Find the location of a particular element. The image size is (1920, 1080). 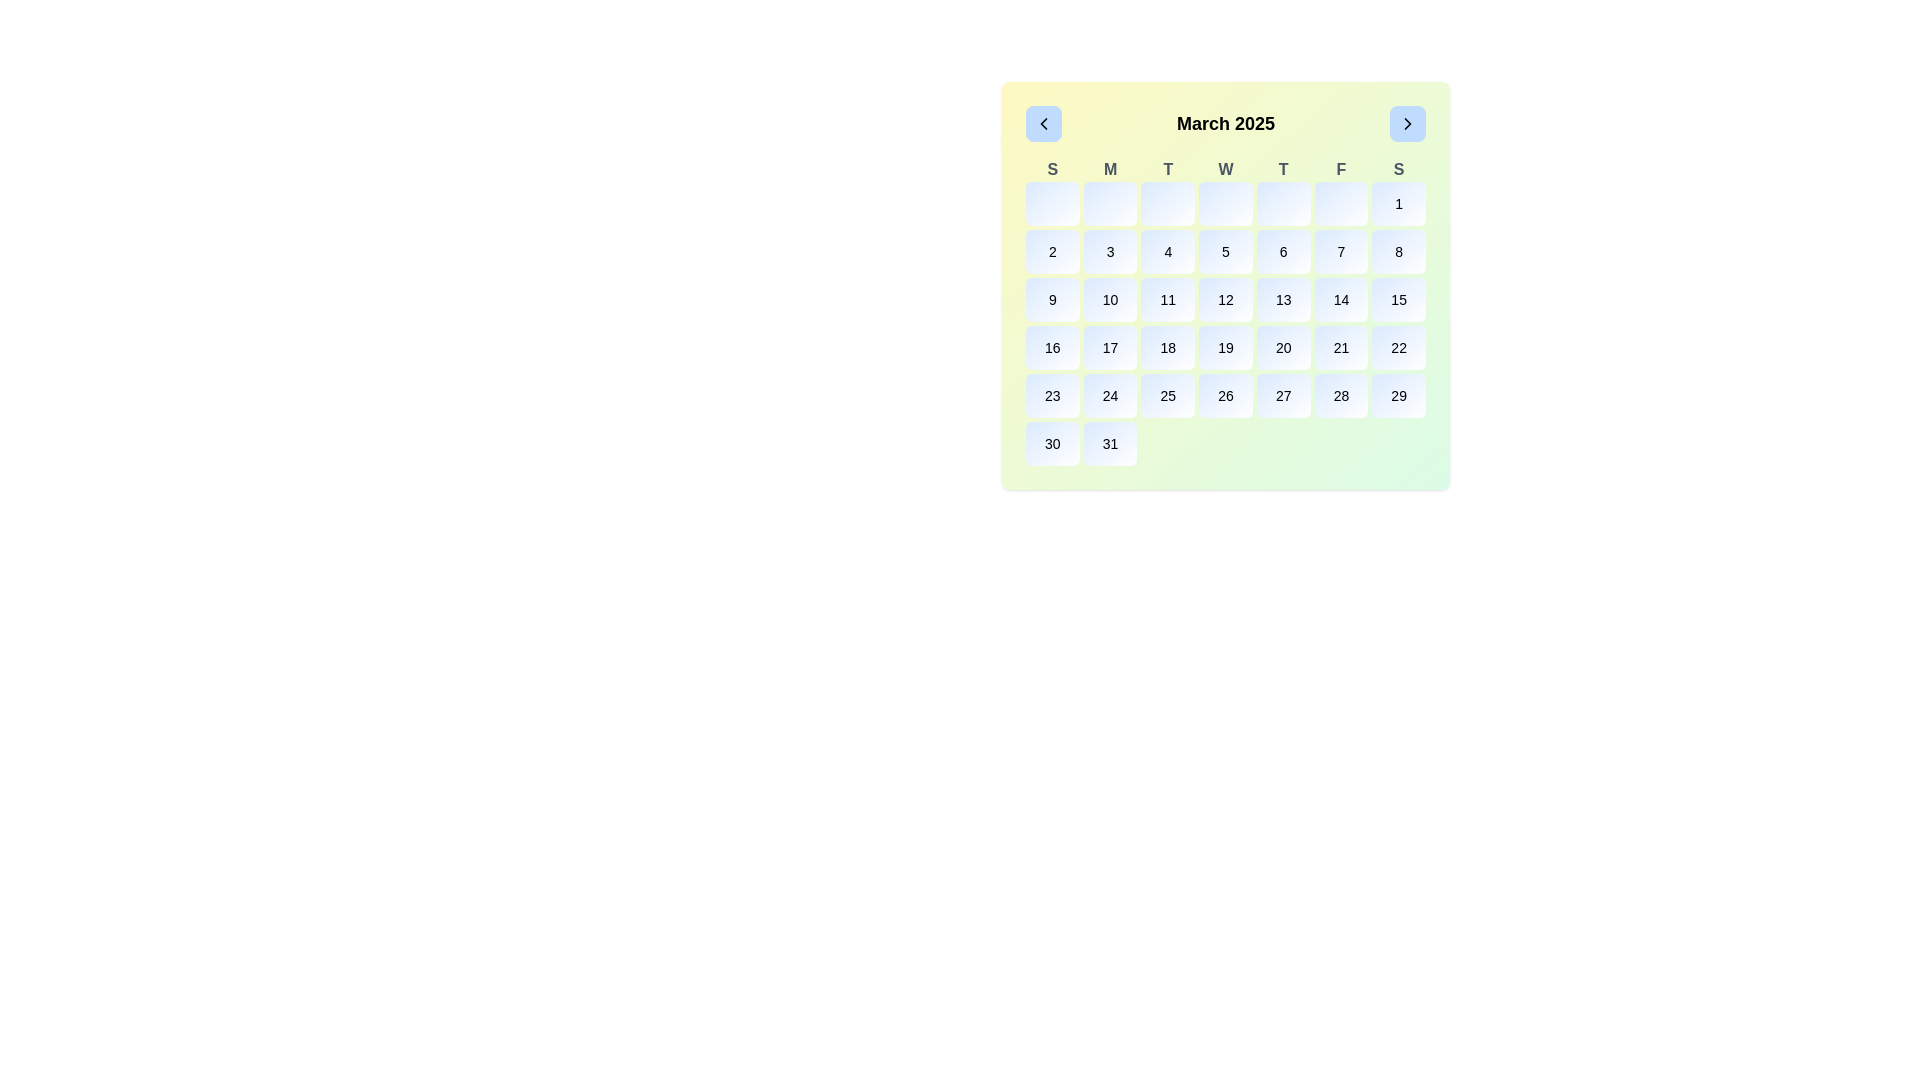

the text label representing 'Thursday' in the calendar view, located in the row of days of the week underneath the title 'March 2025' is located at coordinates (1283, 168).